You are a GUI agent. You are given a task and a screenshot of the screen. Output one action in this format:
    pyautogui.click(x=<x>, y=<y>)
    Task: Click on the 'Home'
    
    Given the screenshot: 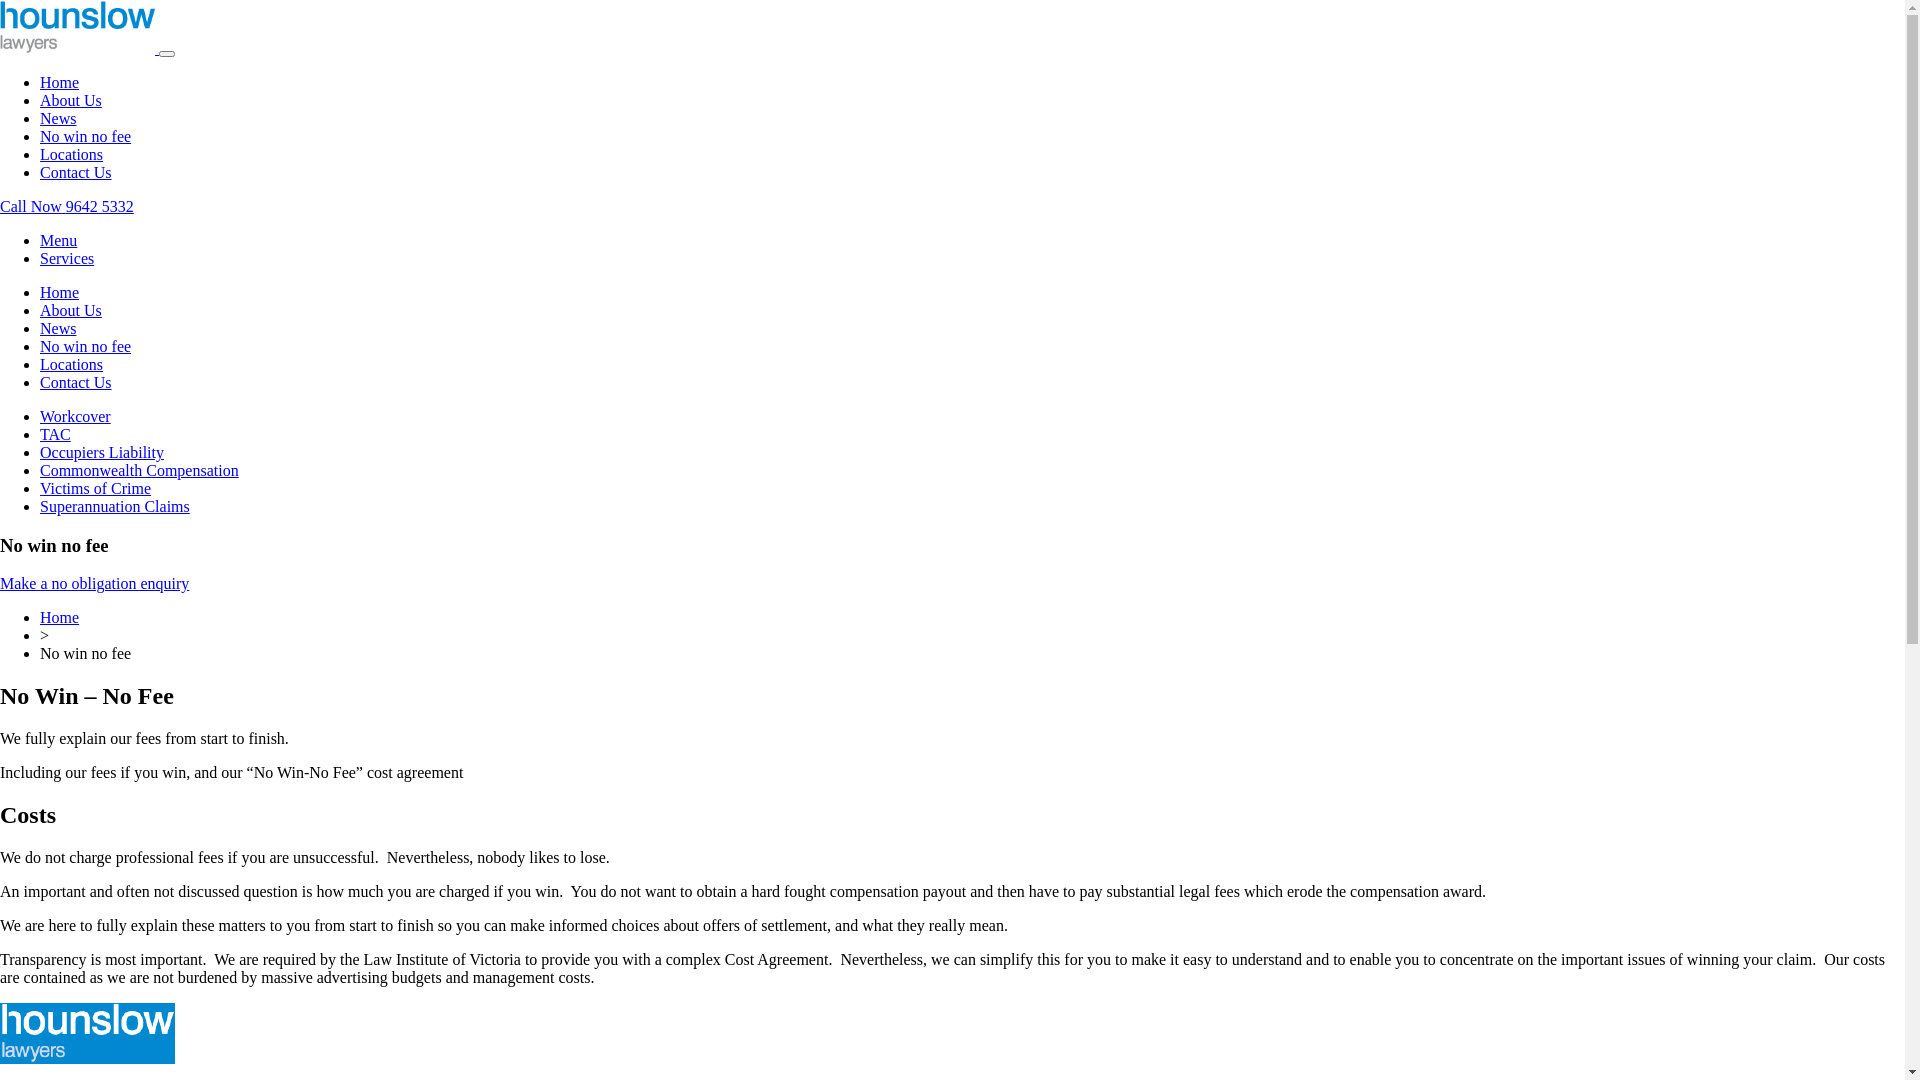 What is the action you would take?
    pyautogui.click(x=59, y=81)
    